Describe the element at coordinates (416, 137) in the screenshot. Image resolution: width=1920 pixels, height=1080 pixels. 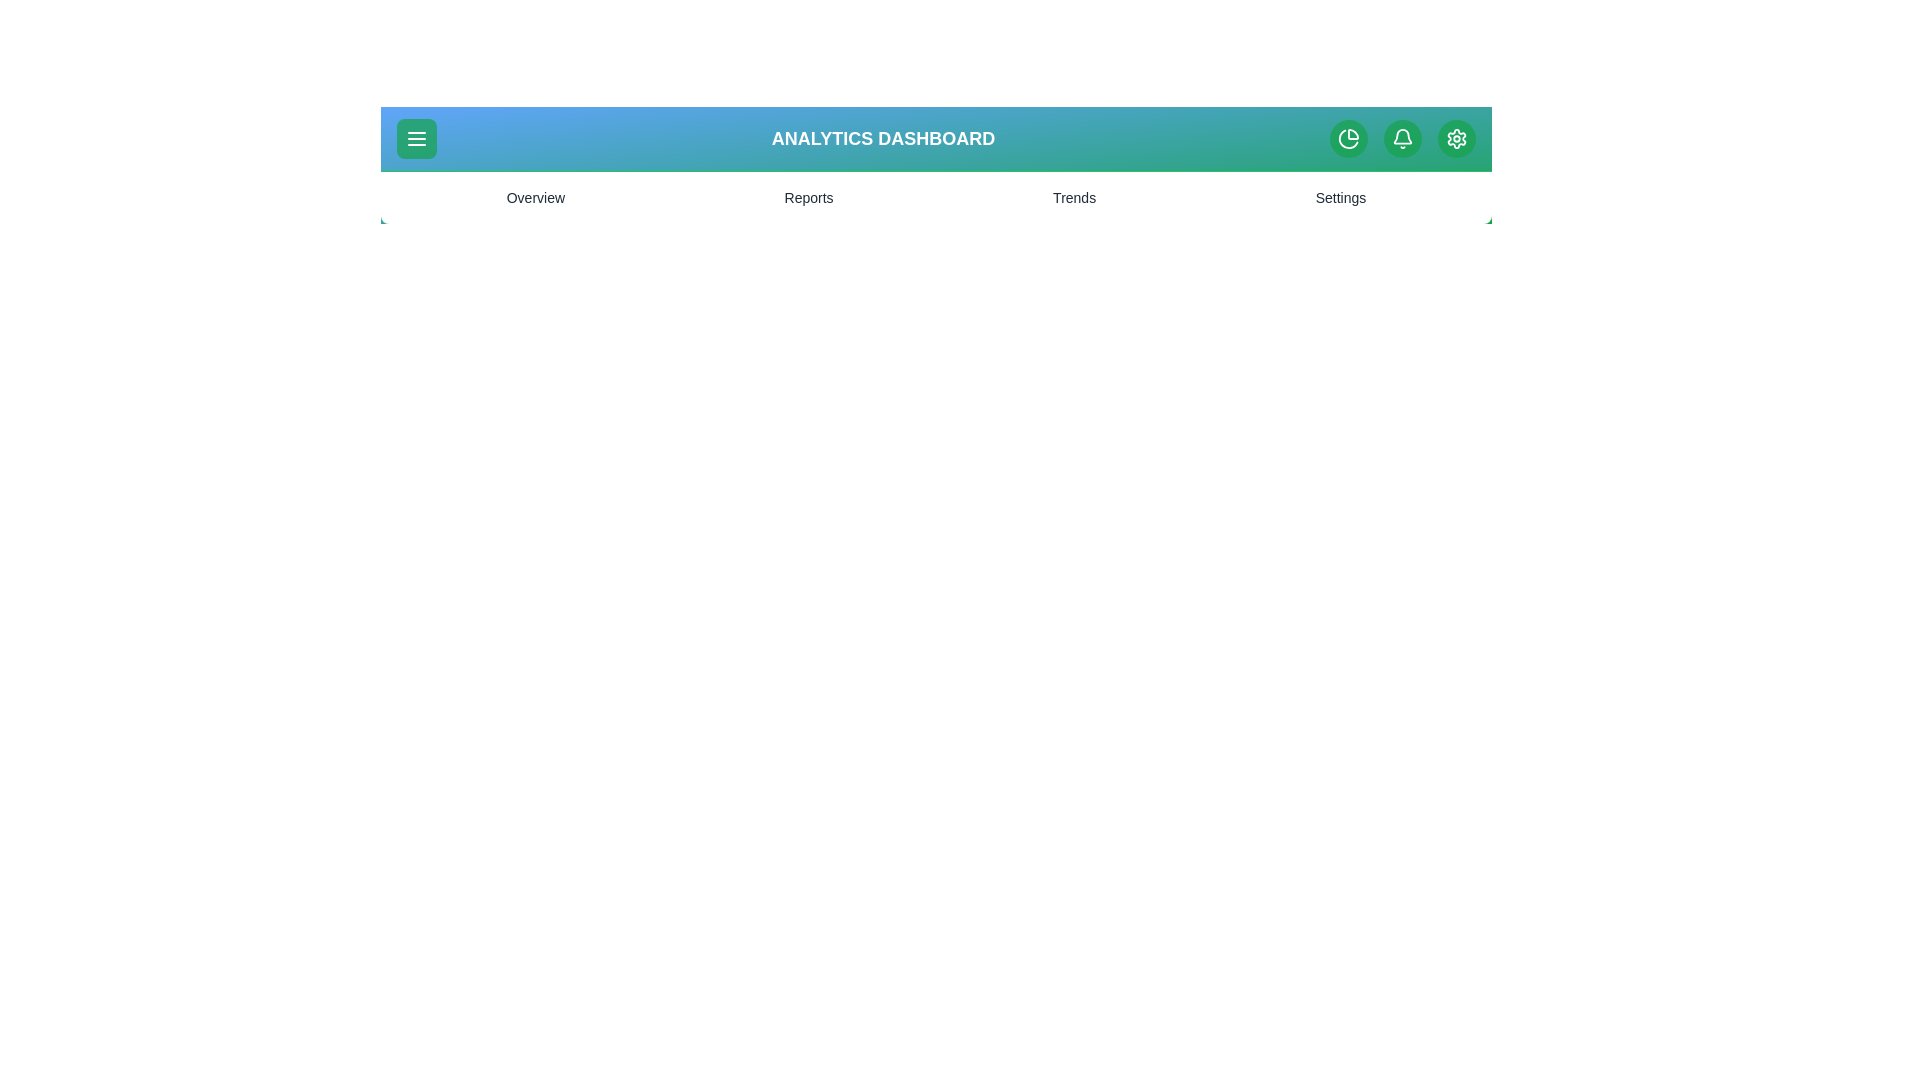
I see `the menu icon to toggle the menu visibility` at that location.